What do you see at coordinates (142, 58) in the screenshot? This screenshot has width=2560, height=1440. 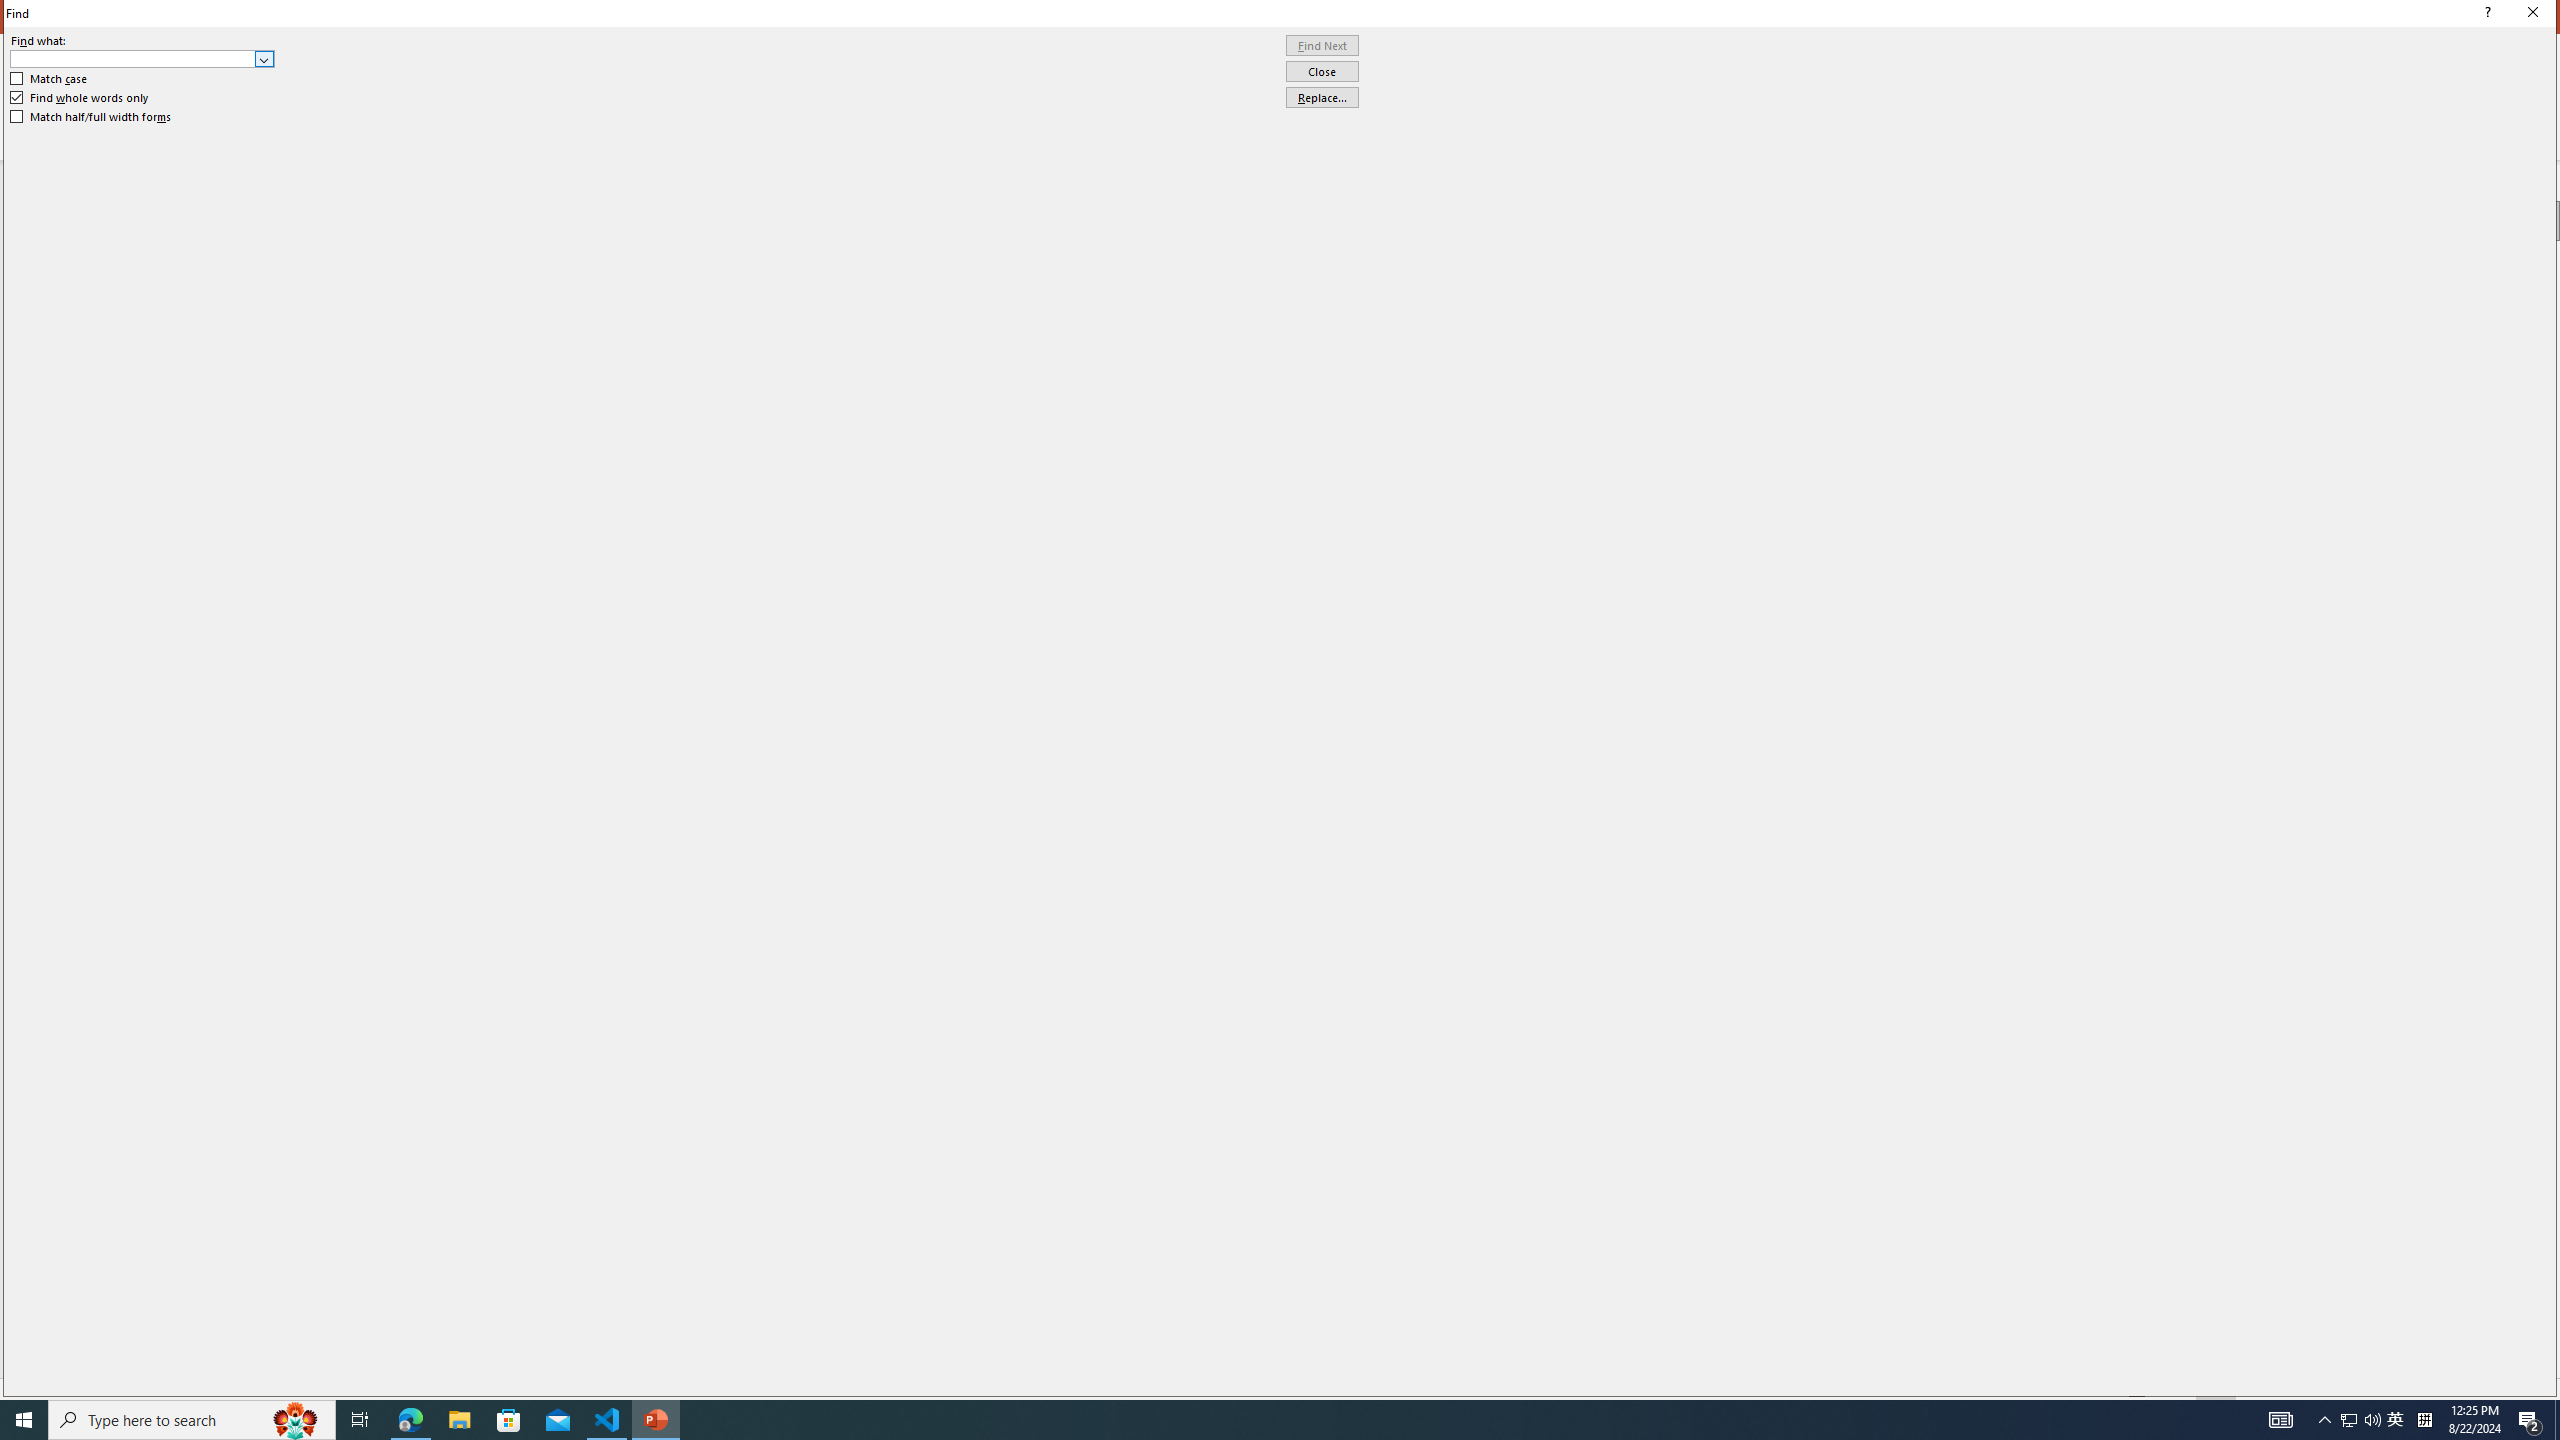 I see `'Find what'` at bounding box center [142, 58].